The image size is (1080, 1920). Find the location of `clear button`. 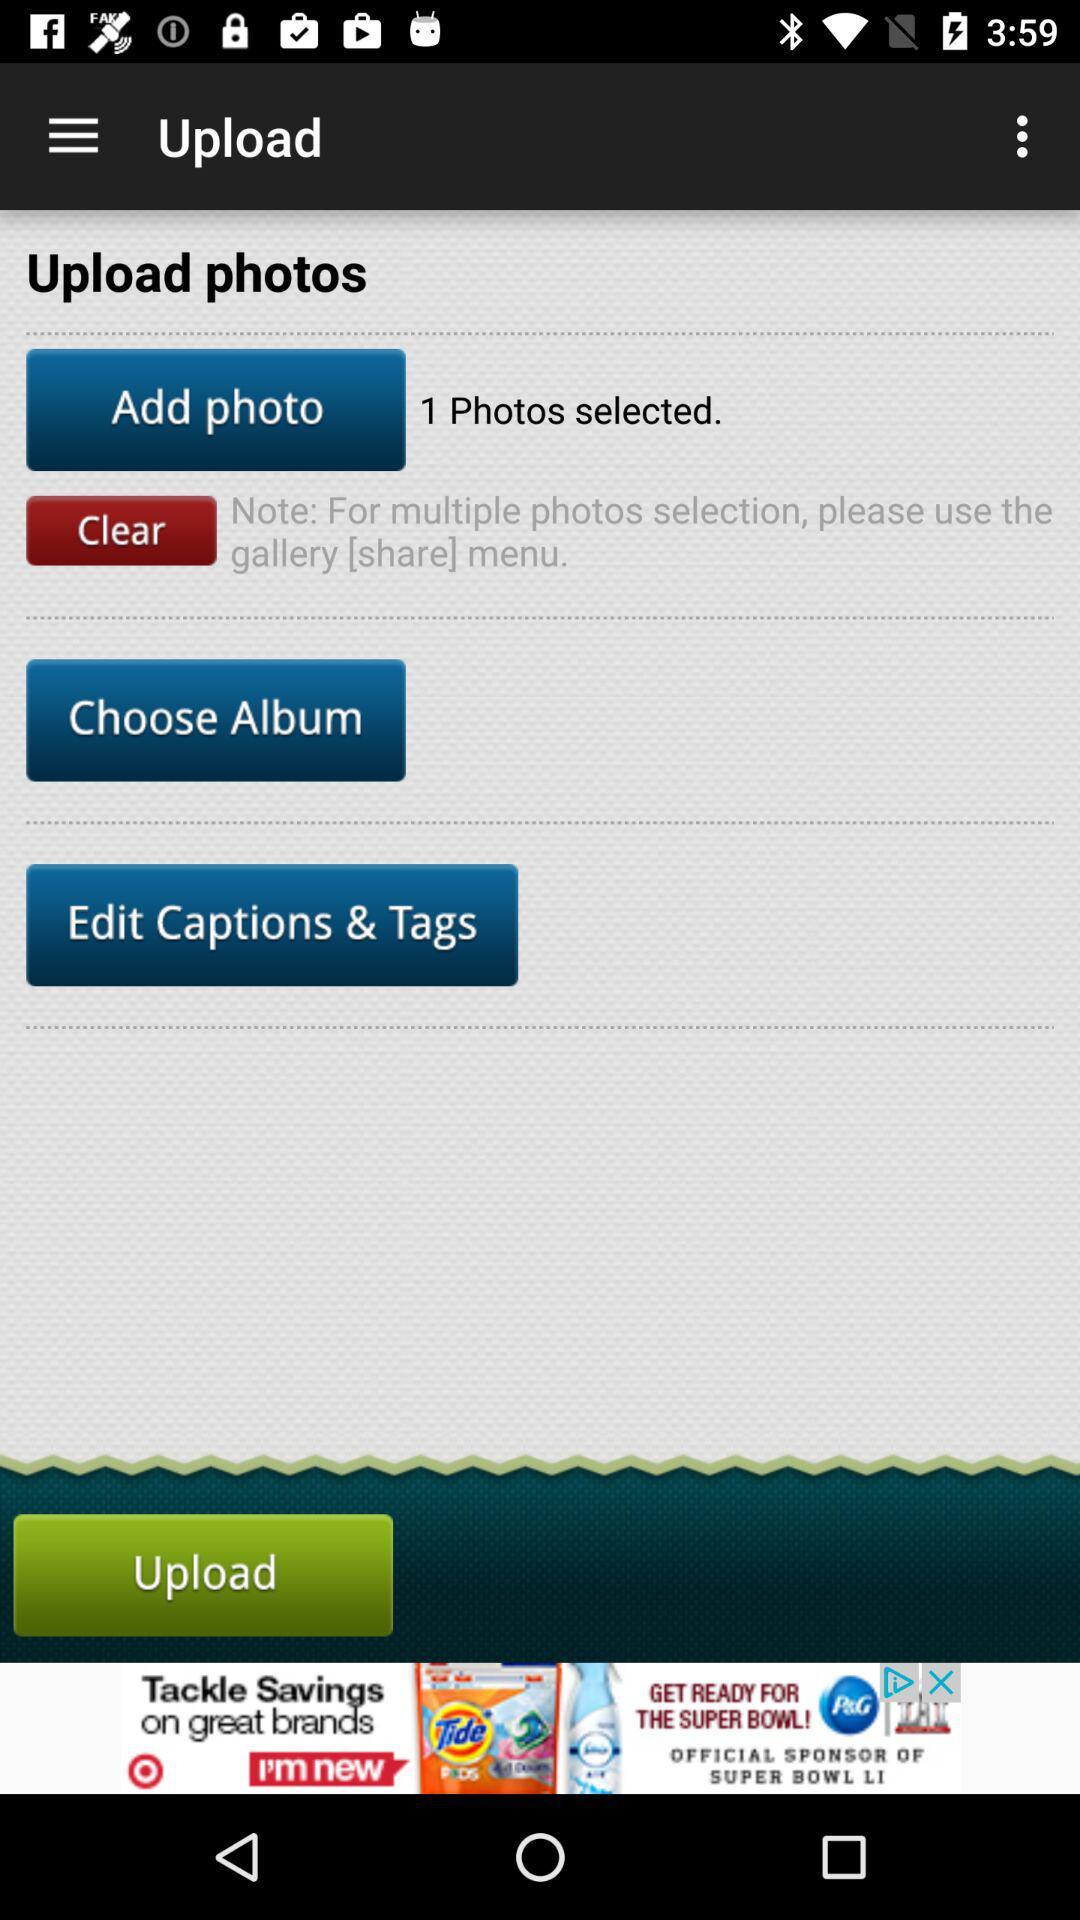

clear button is located at coordinates (121, 530).